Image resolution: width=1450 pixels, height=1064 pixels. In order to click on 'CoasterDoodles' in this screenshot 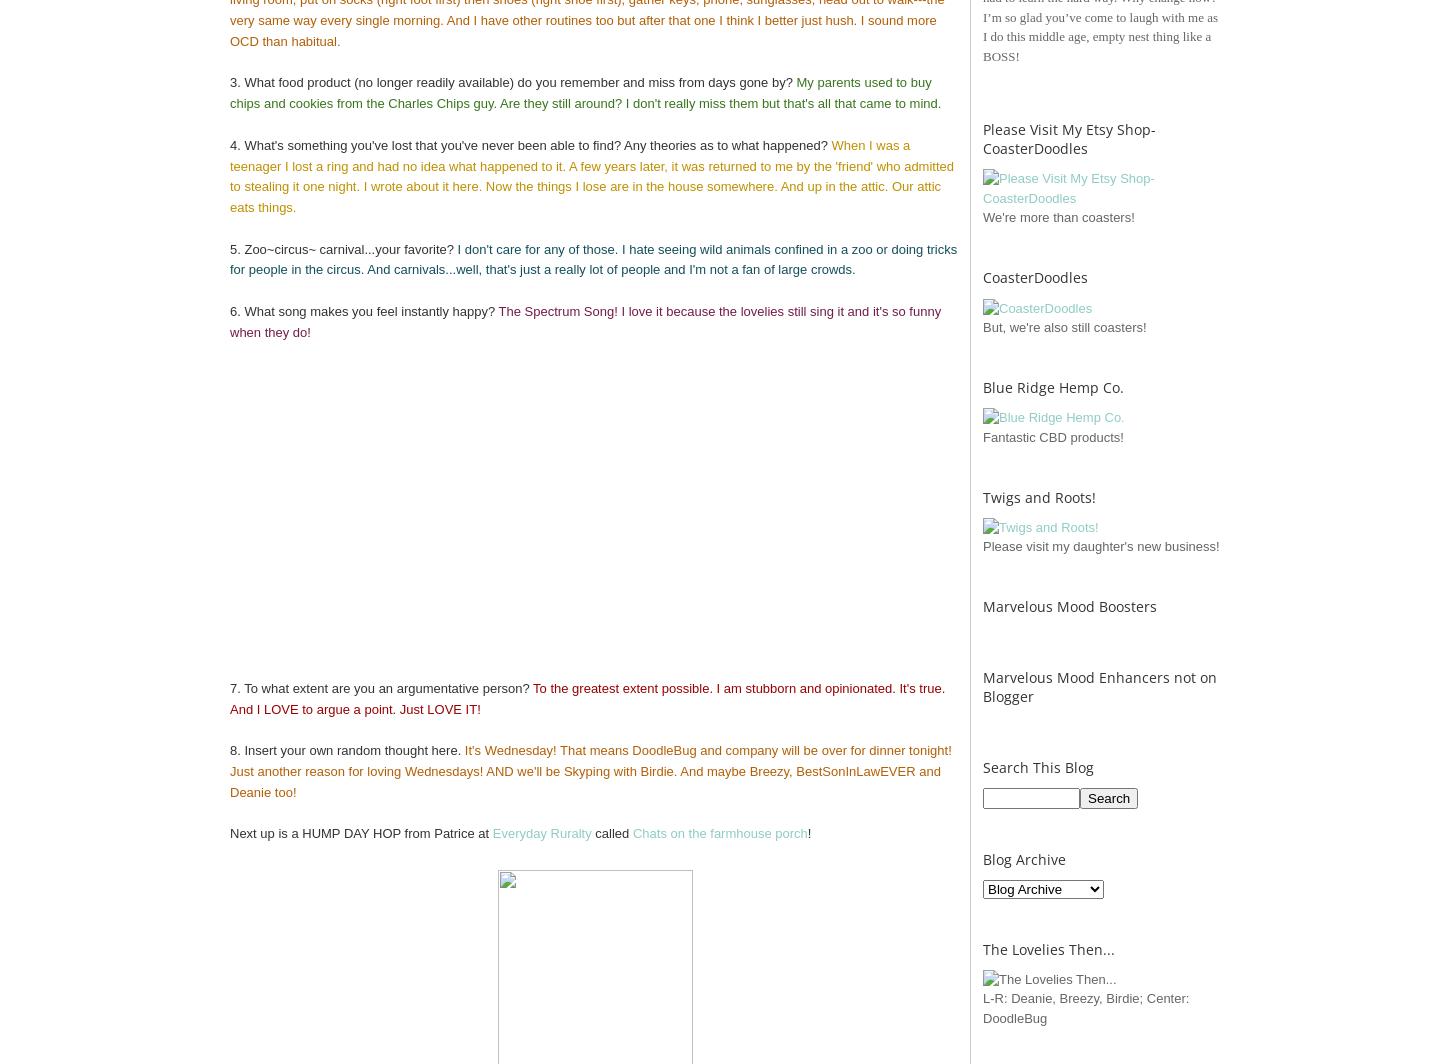, I will do `click(1035, 277)`.